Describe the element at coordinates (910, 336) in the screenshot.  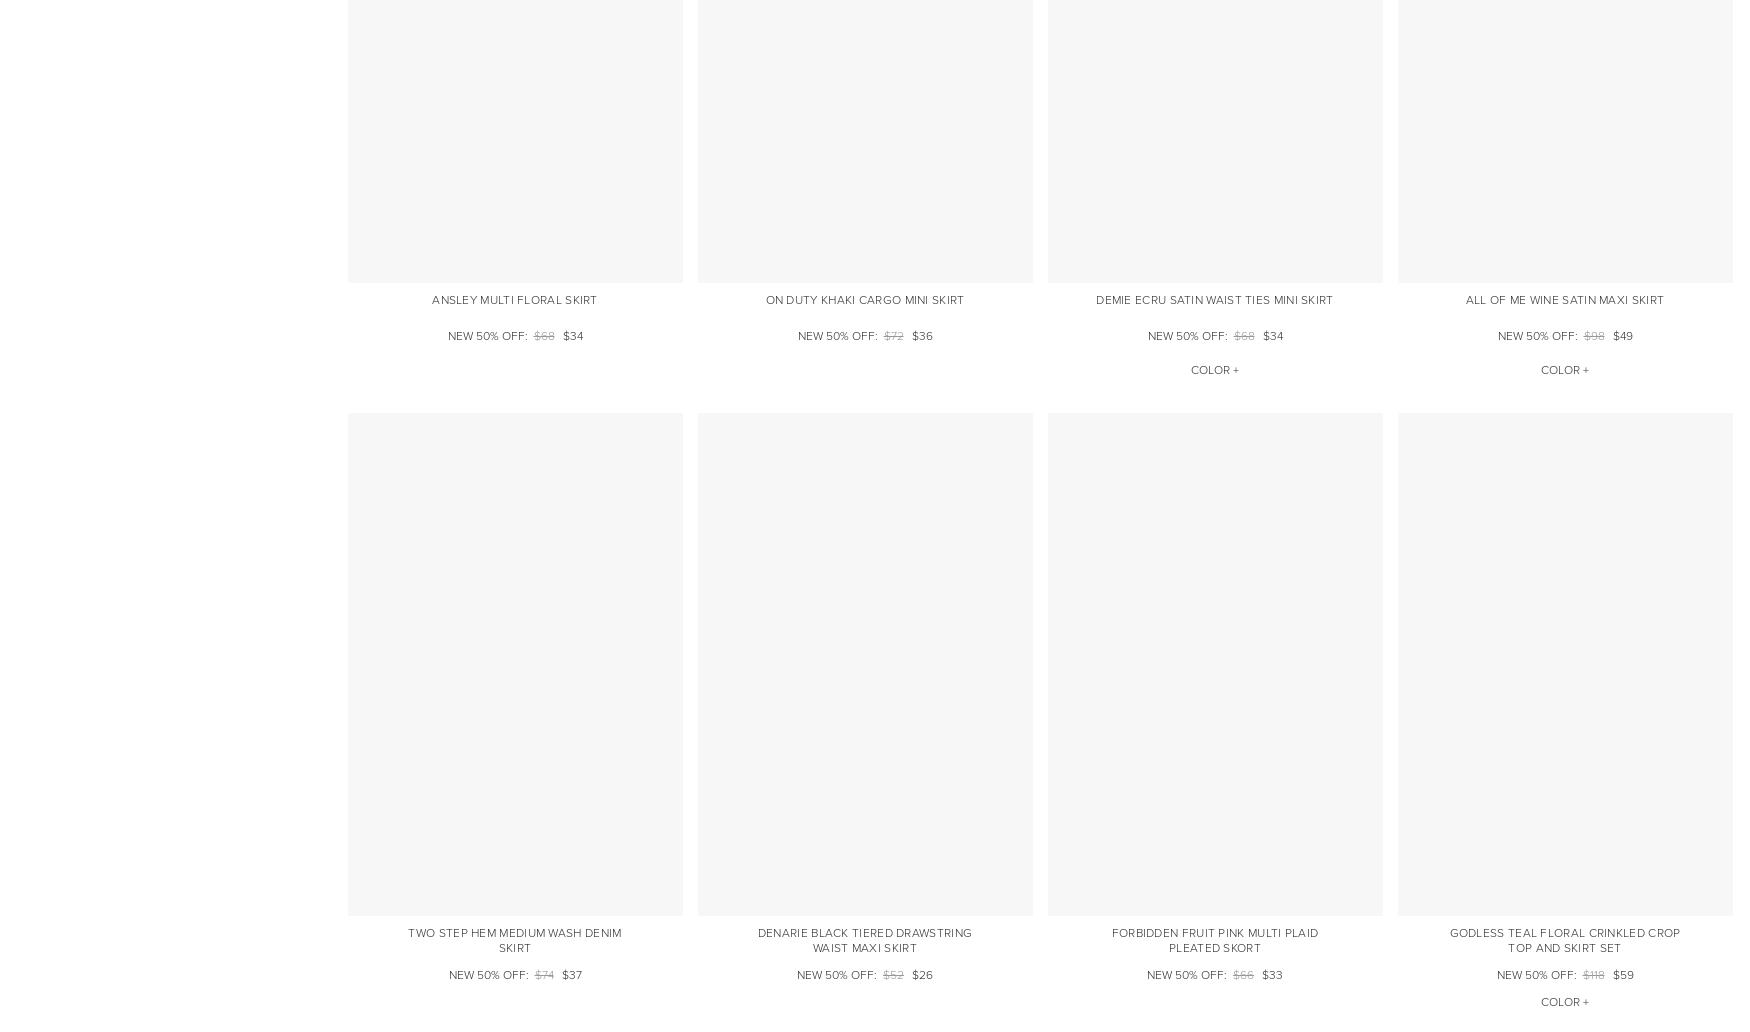
I see `'$36'` at that location.